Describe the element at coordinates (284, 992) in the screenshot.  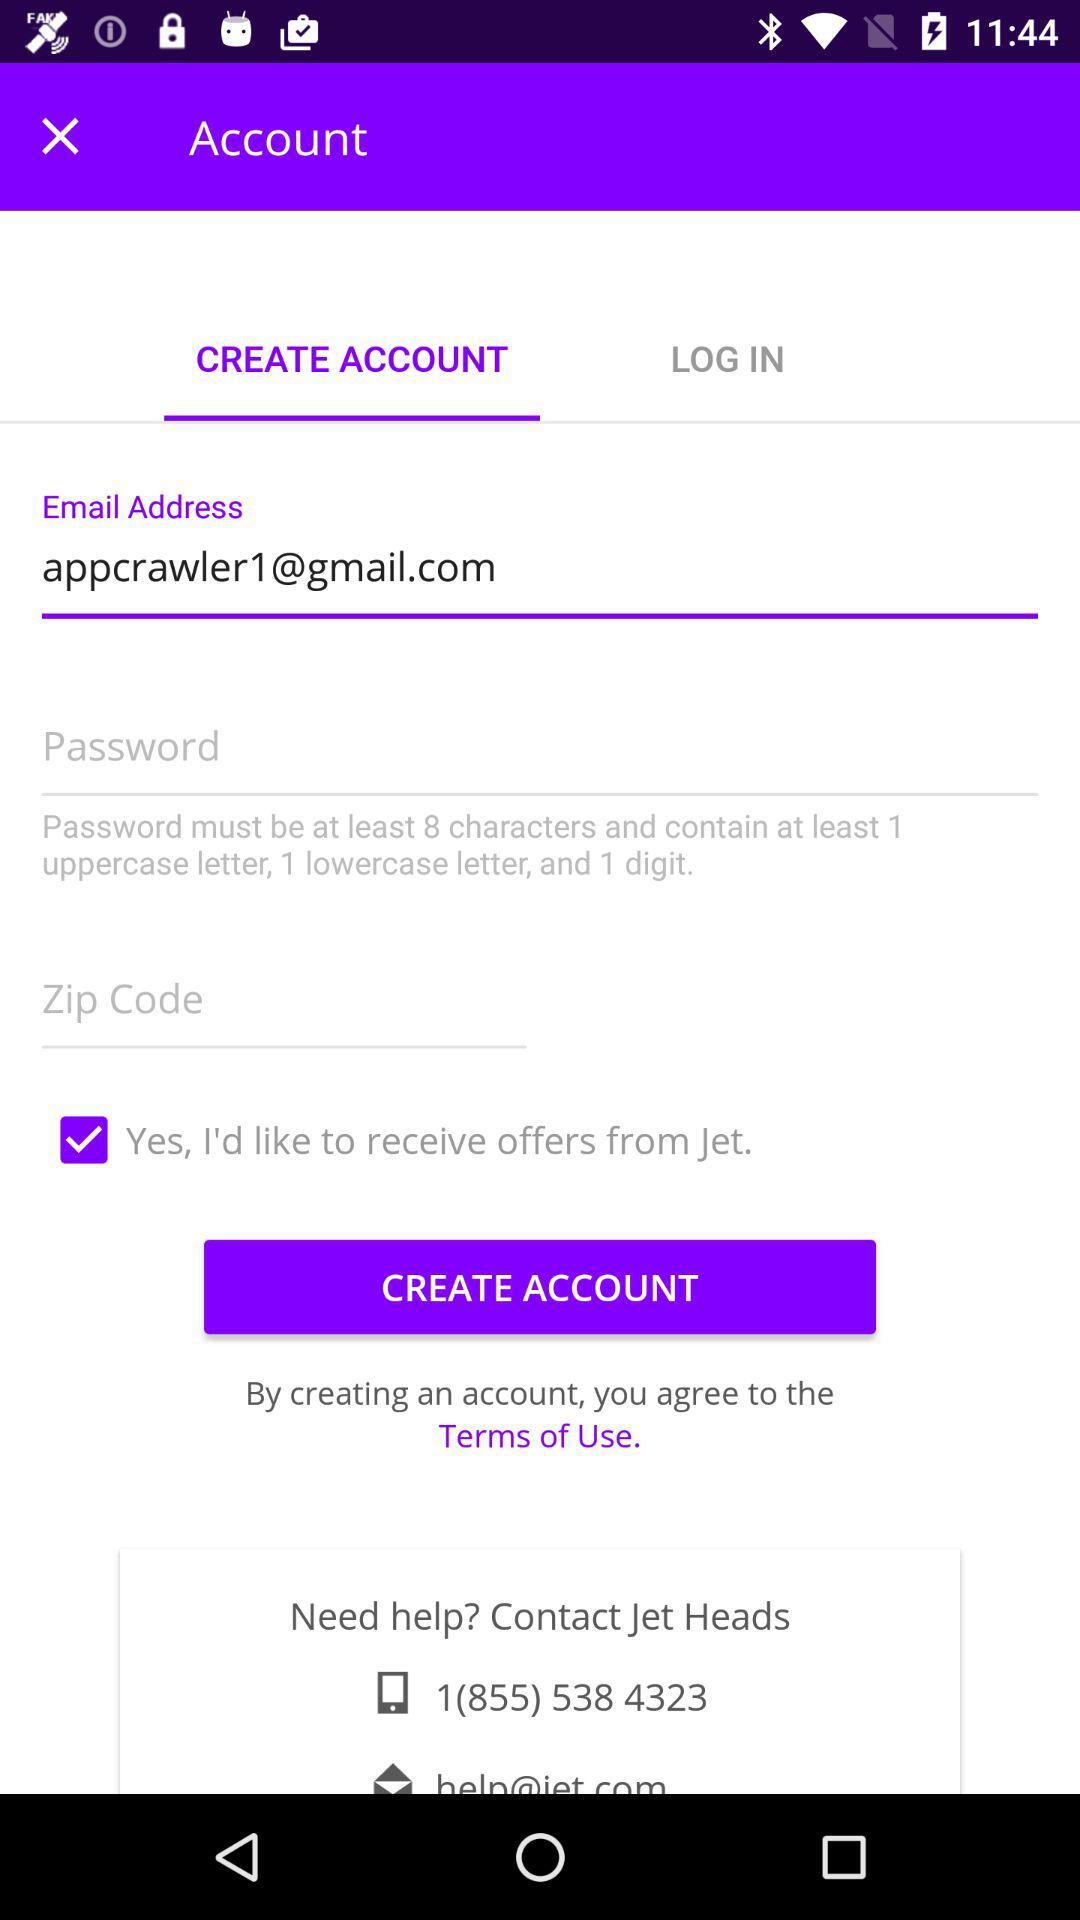
I see `item on the left` at that location.